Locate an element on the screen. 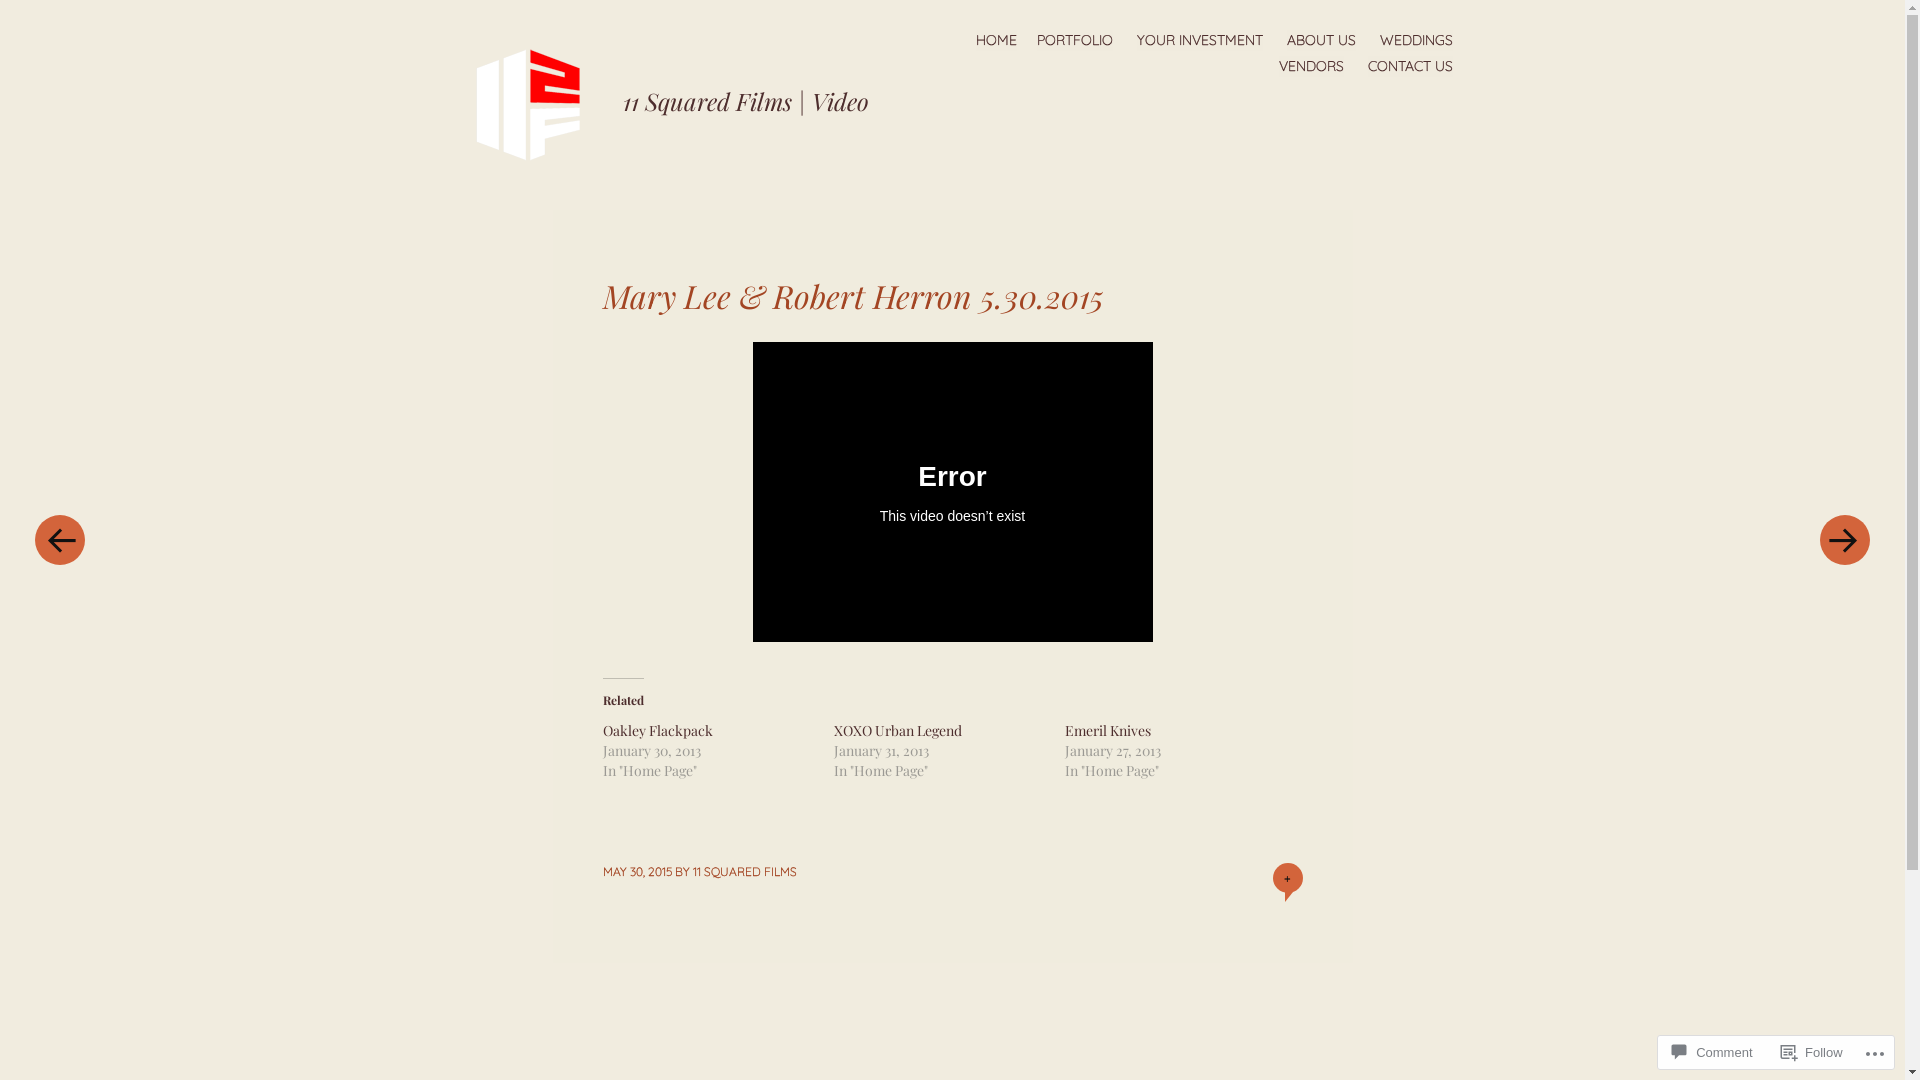  'VENDORS' is located at coordinates (1276, 65).